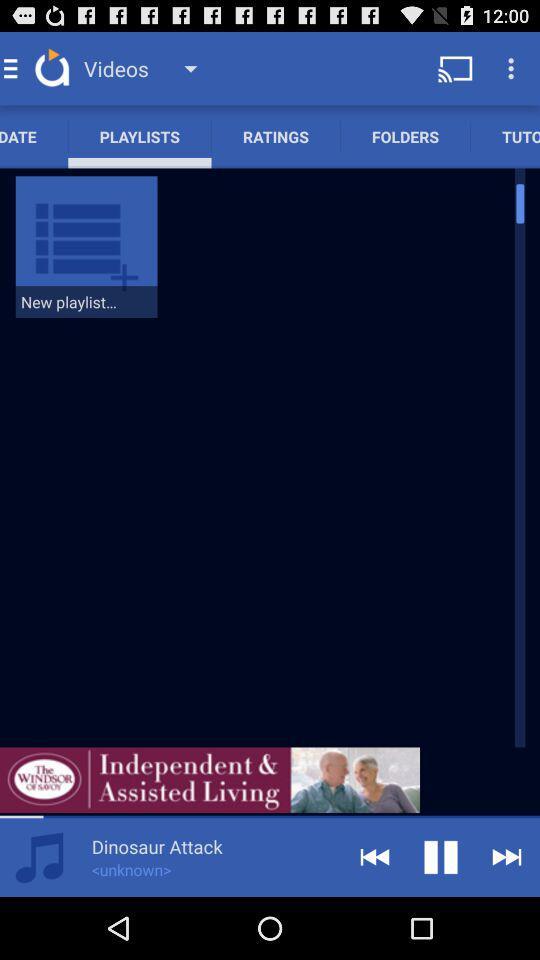  What do you see at coordinates (504, 135) in the screenshot?
I see `the tab on right side of folders` at bounding box center [504, 135].